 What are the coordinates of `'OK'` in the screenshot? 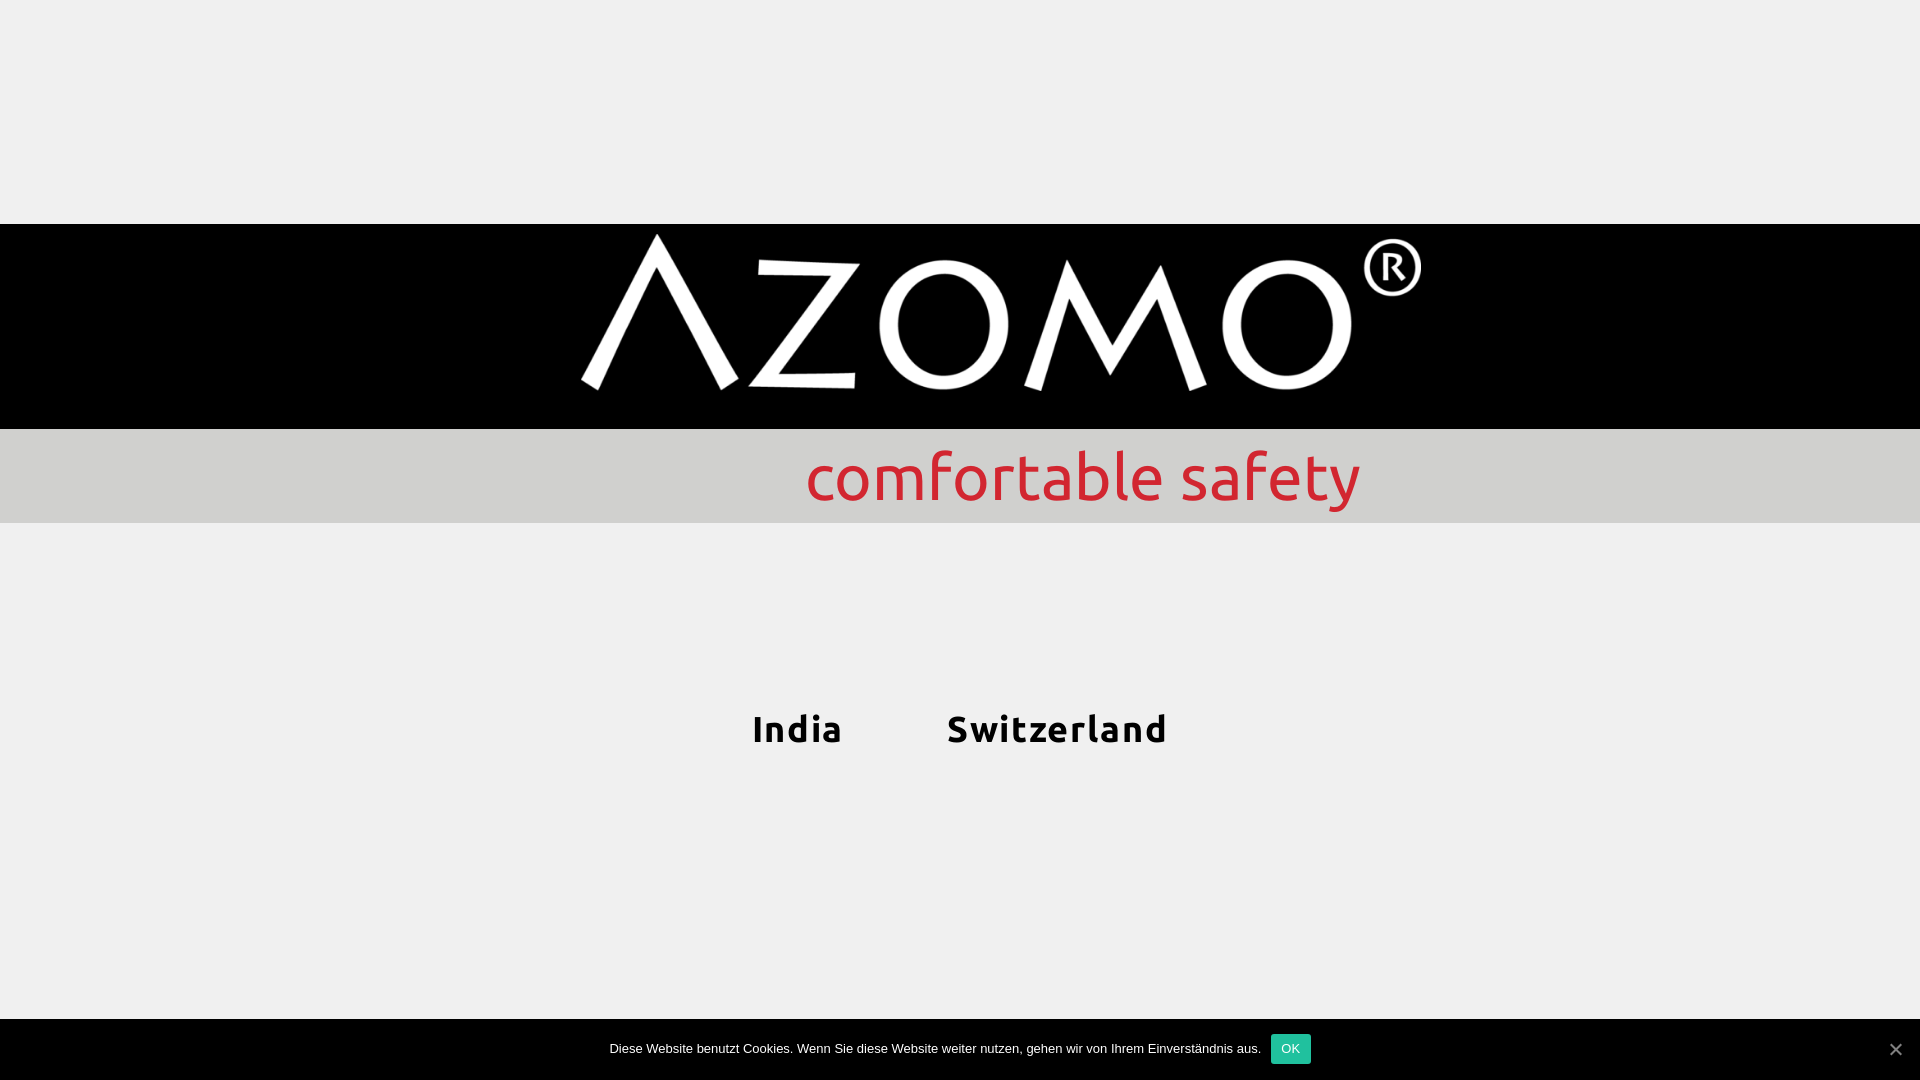 It's located at (1290, 1048).